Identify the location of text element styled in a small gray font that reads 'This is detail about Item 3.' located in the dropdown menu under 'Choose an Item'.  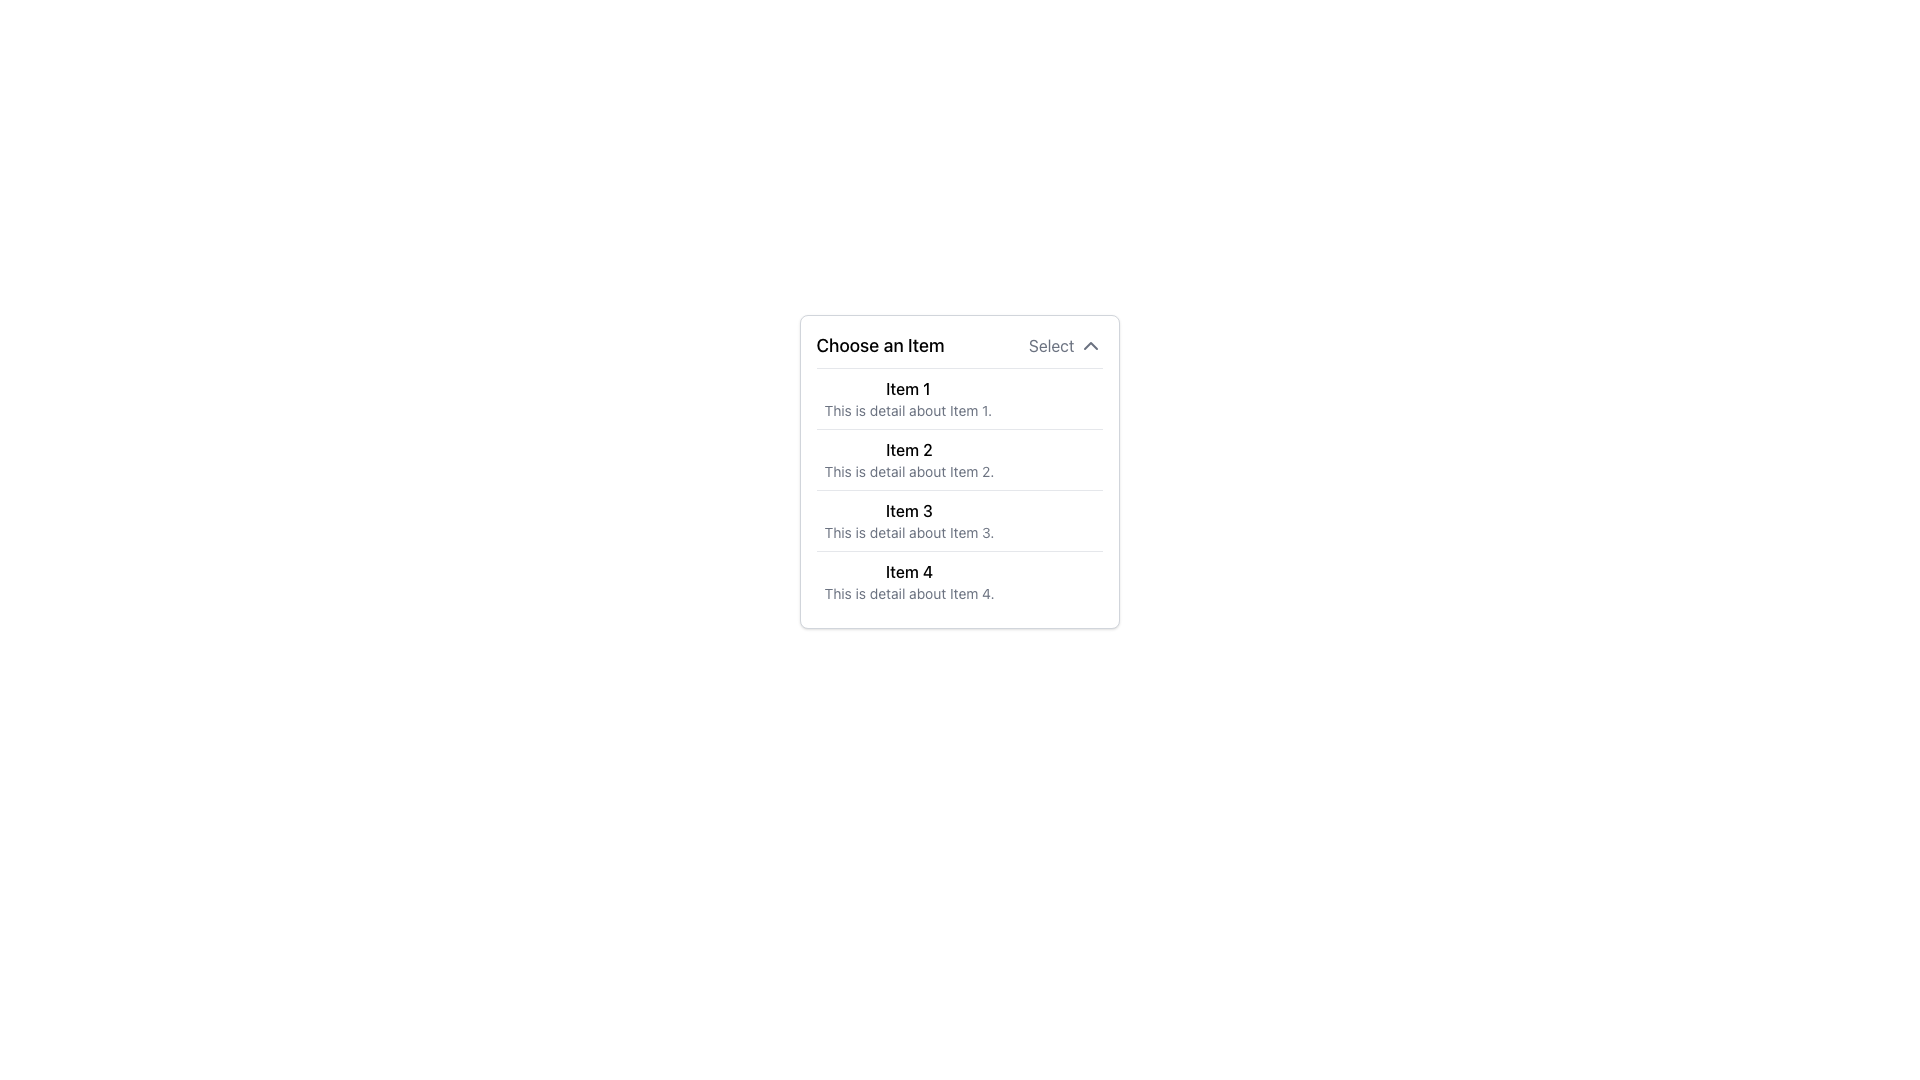
(908, 531).